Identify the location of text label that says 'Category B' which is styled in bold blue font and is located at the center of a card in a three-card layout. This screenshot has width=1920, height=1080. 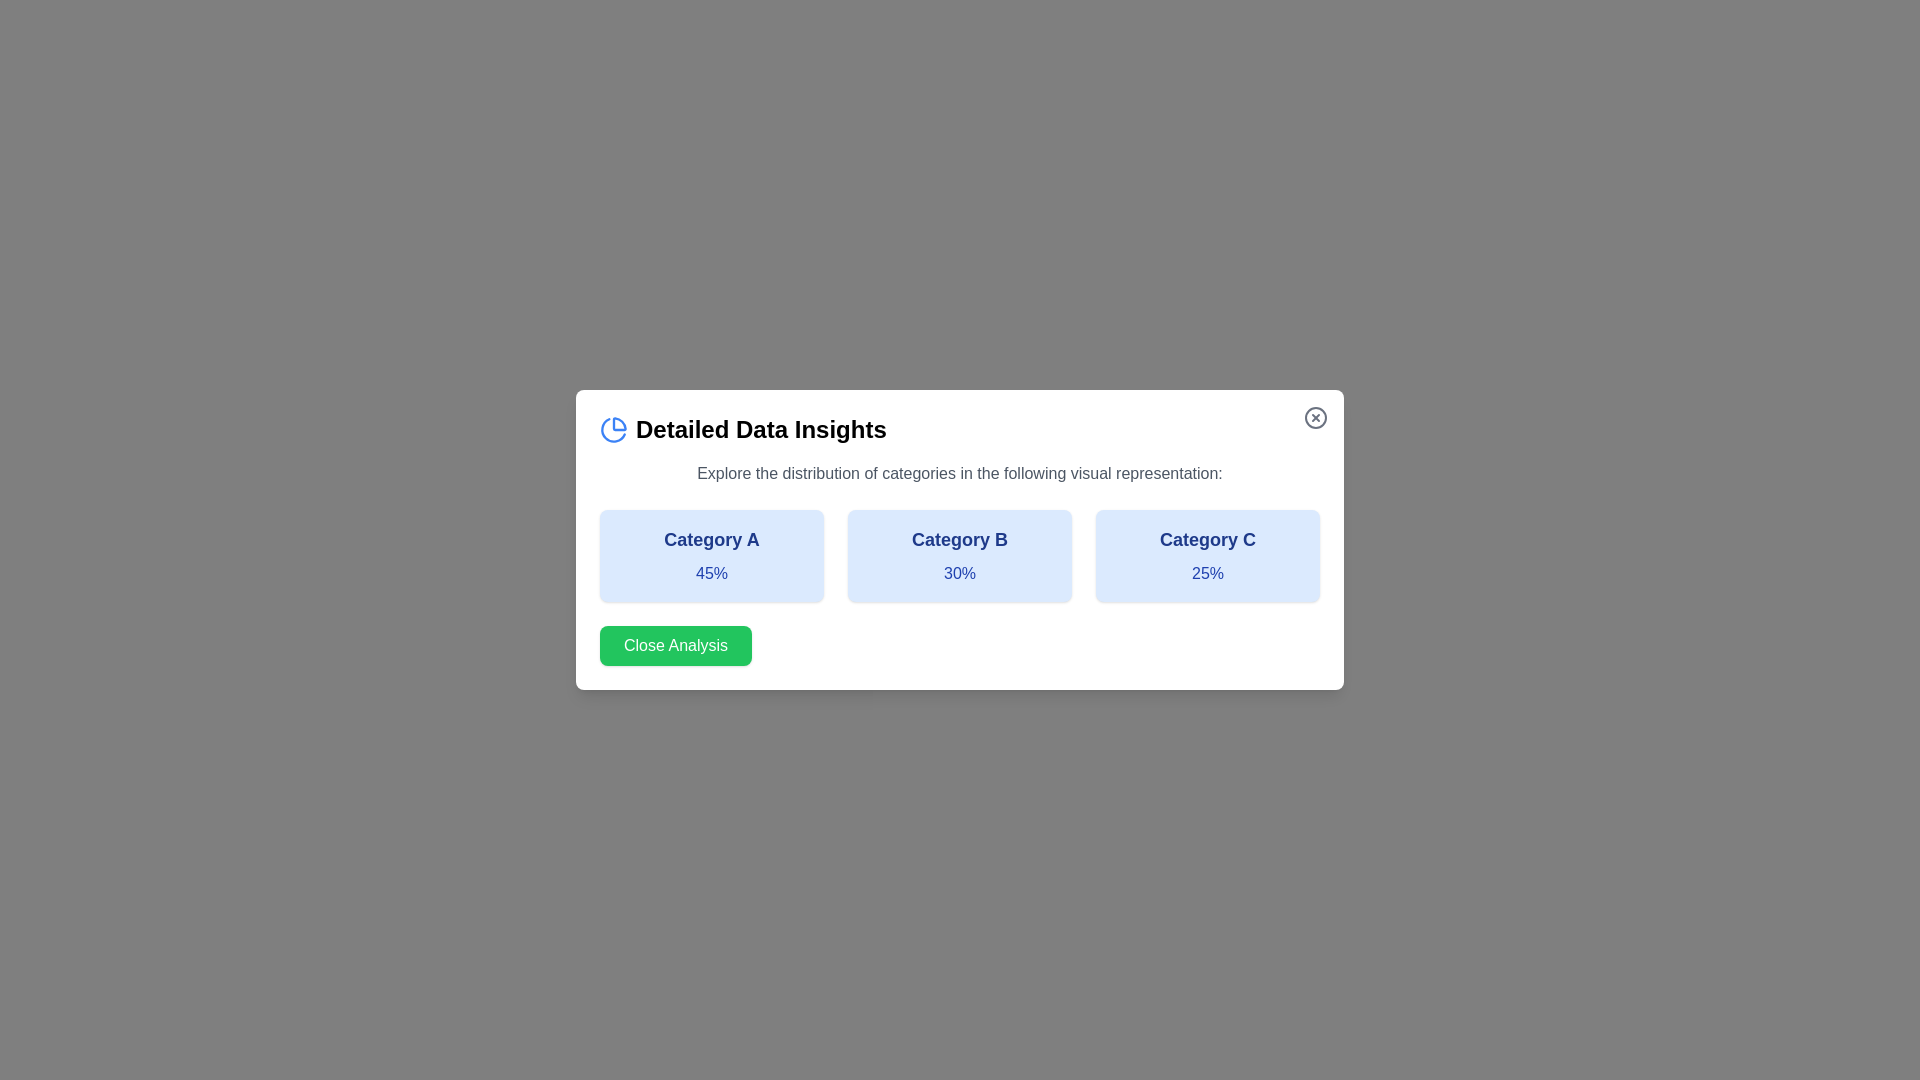
(960, 540).